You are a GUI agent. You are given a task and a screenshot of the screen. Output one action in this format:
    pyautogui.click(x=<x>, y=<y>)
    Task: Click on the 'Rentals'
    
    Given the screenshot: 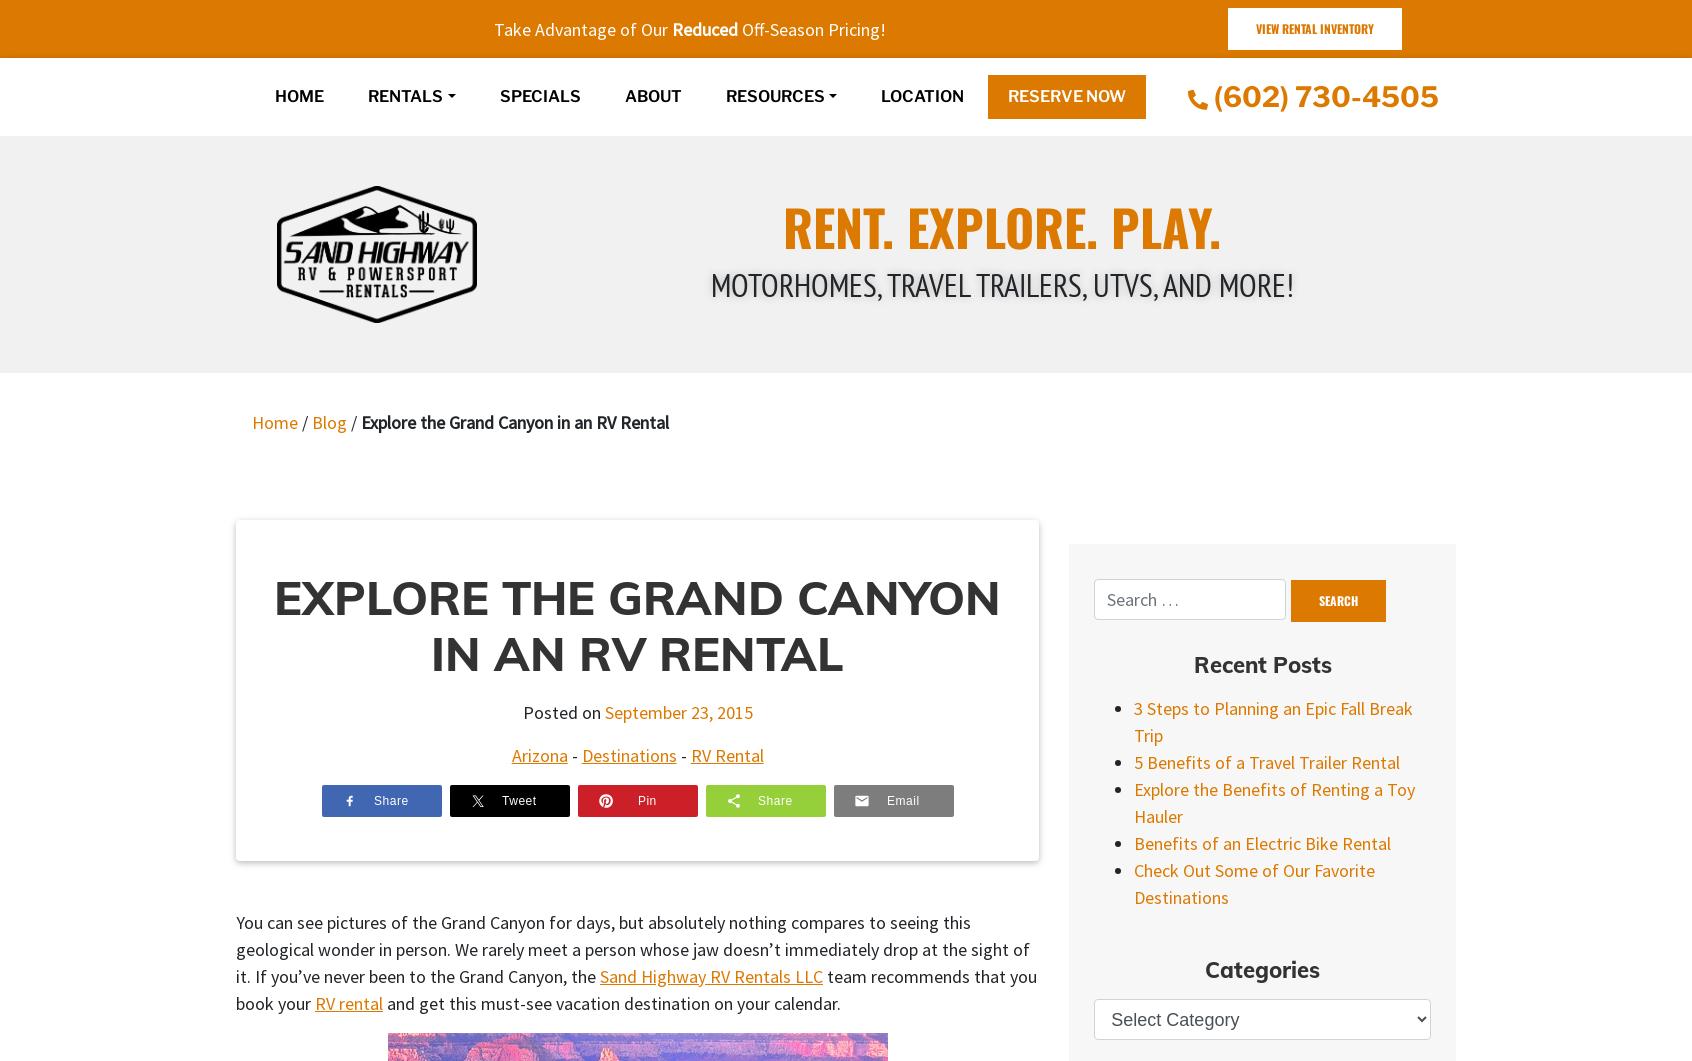 What is the action you would take?
    pyautogui.click(x=405, y=96)
    